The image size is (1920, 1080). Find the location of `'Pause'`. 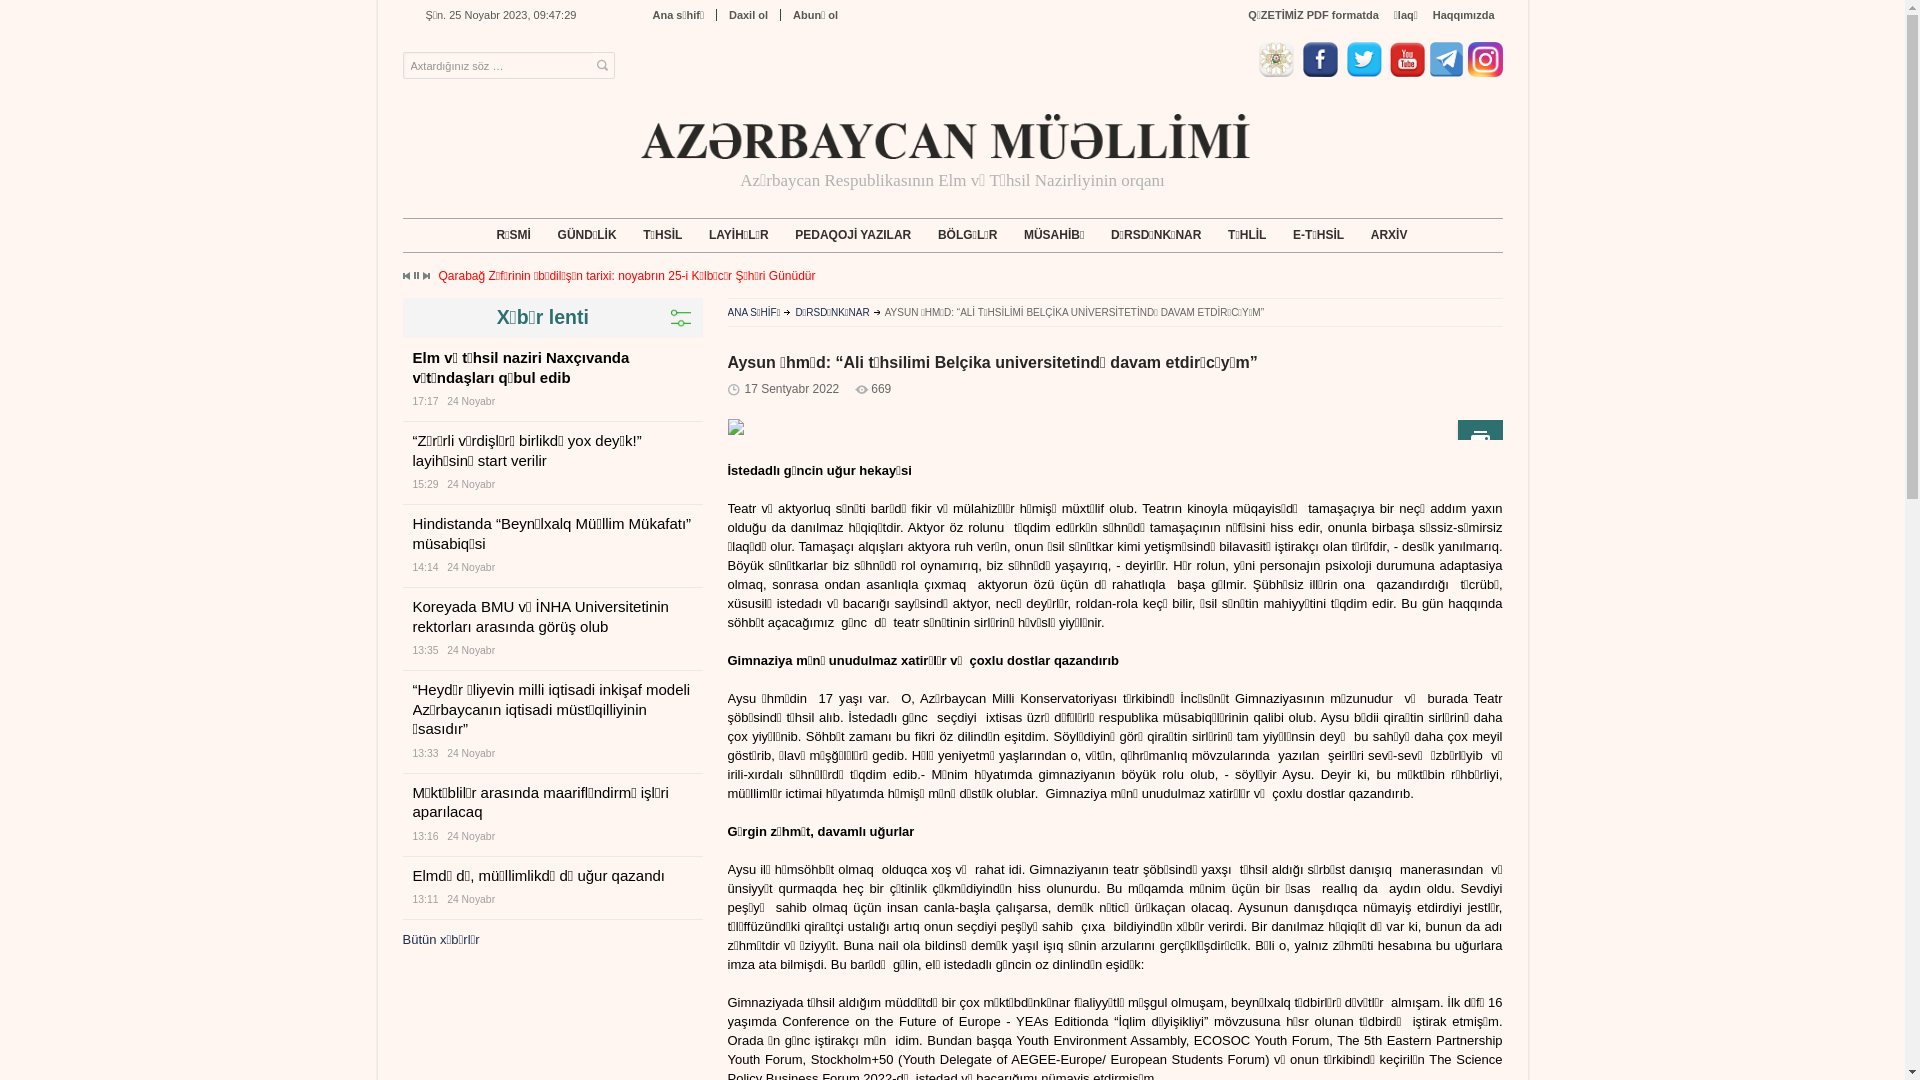

'Pause' is located at coordinates (415, 275).